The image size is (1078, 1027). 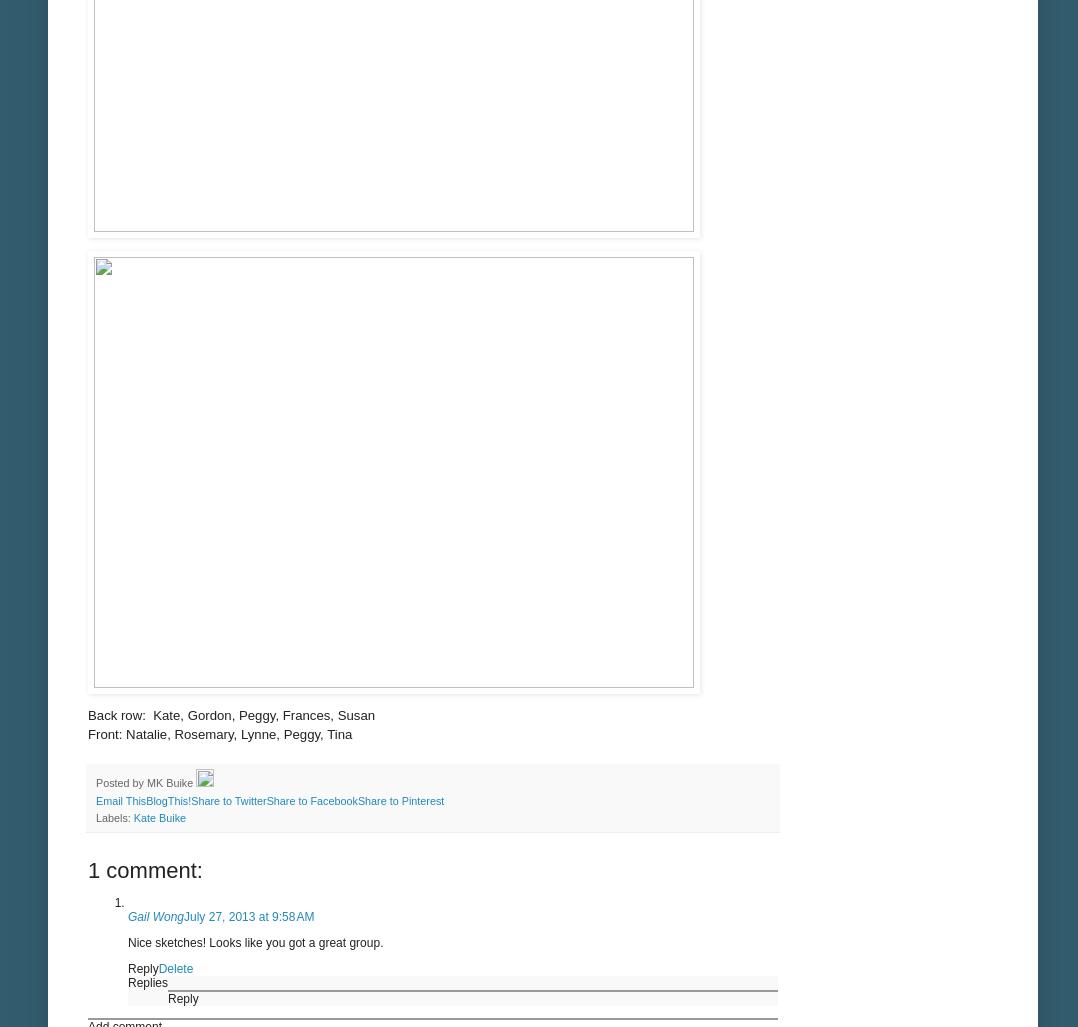 I want to click on 'Posted by', so click(x=121, y=781).